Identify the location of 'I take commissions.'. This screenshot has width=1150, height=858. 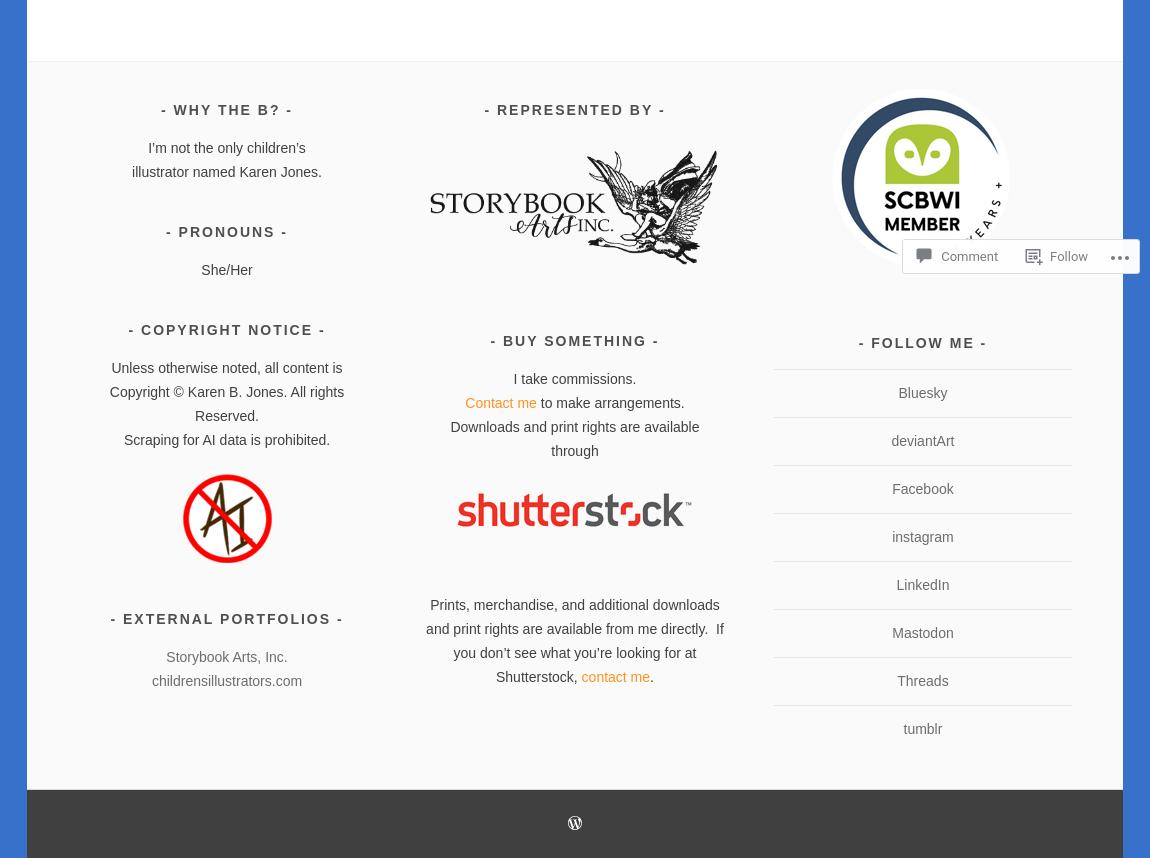
(574, 378).